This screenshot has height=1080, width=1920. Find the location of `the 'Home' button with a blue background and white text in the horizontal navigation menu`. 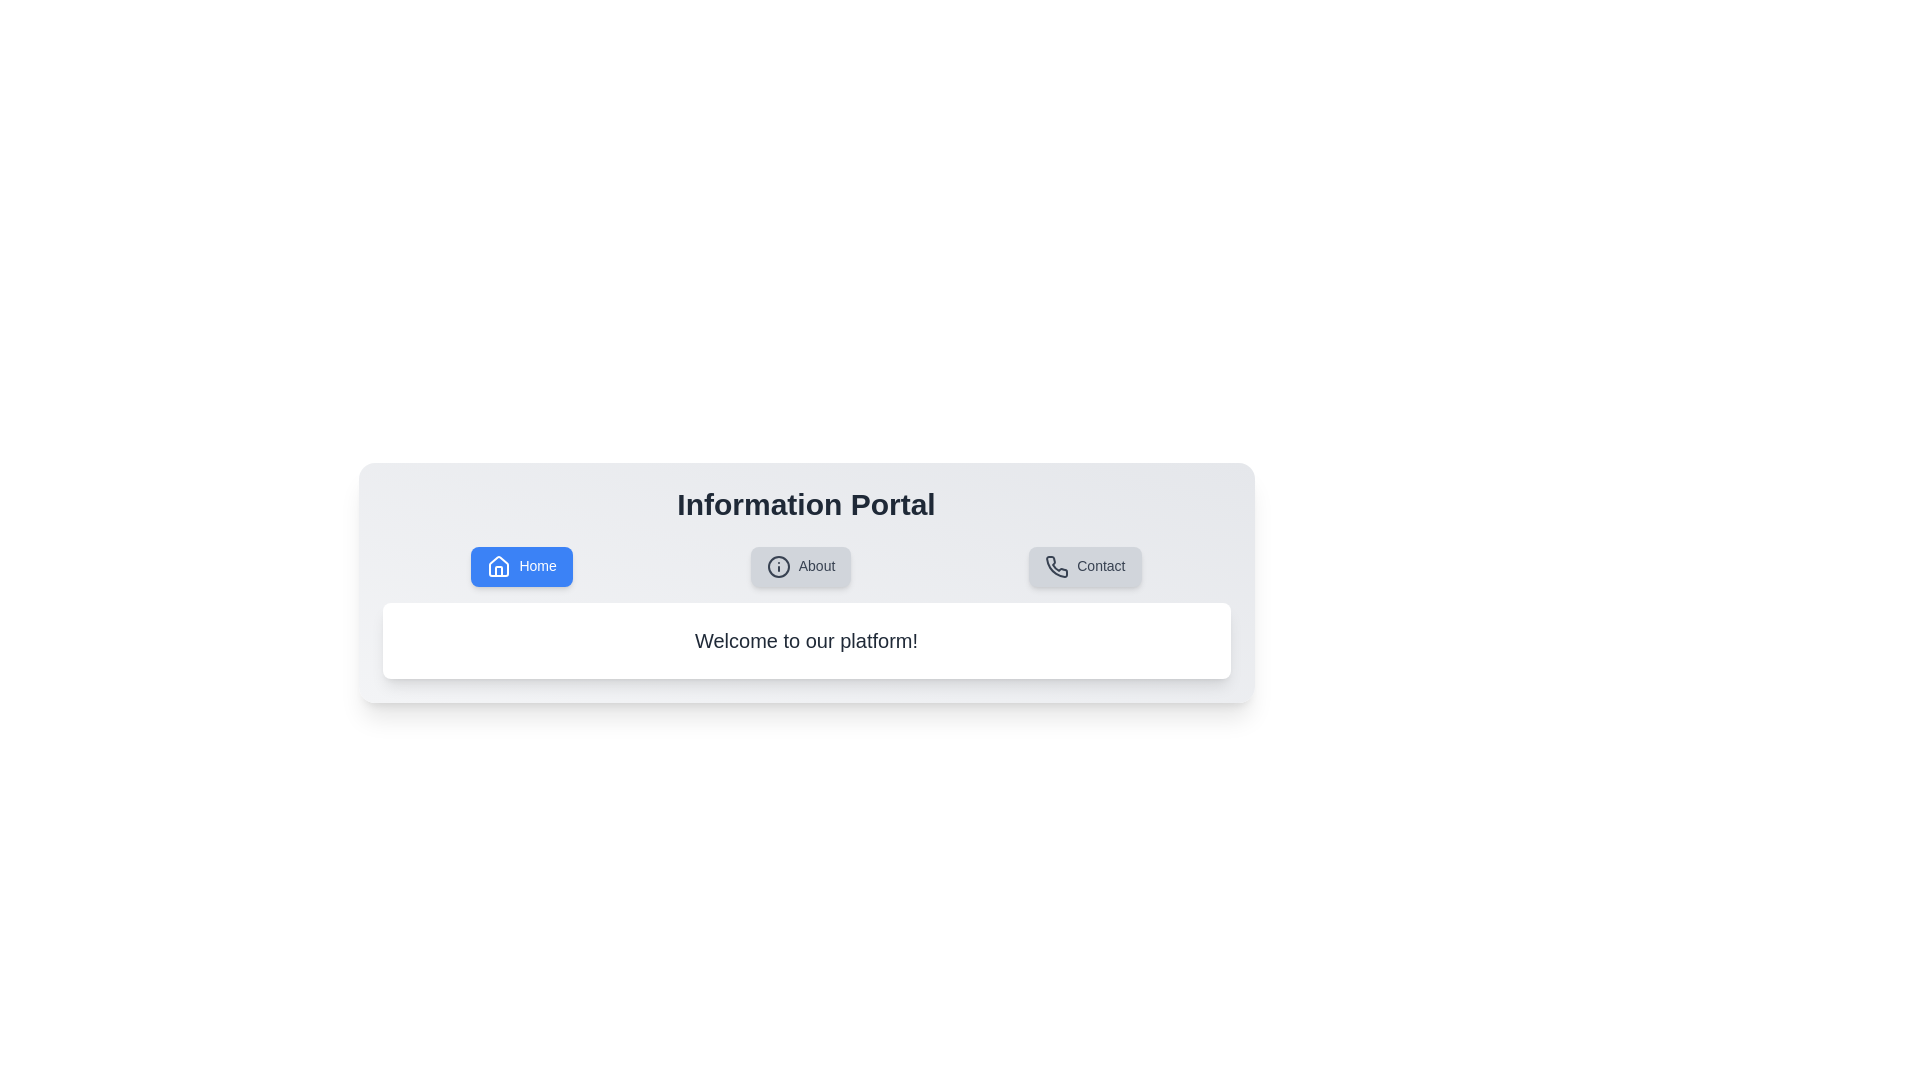

the 'Home' button with a blue background and white text in the horizontal navigation menu is located at coordinates (522, 567).